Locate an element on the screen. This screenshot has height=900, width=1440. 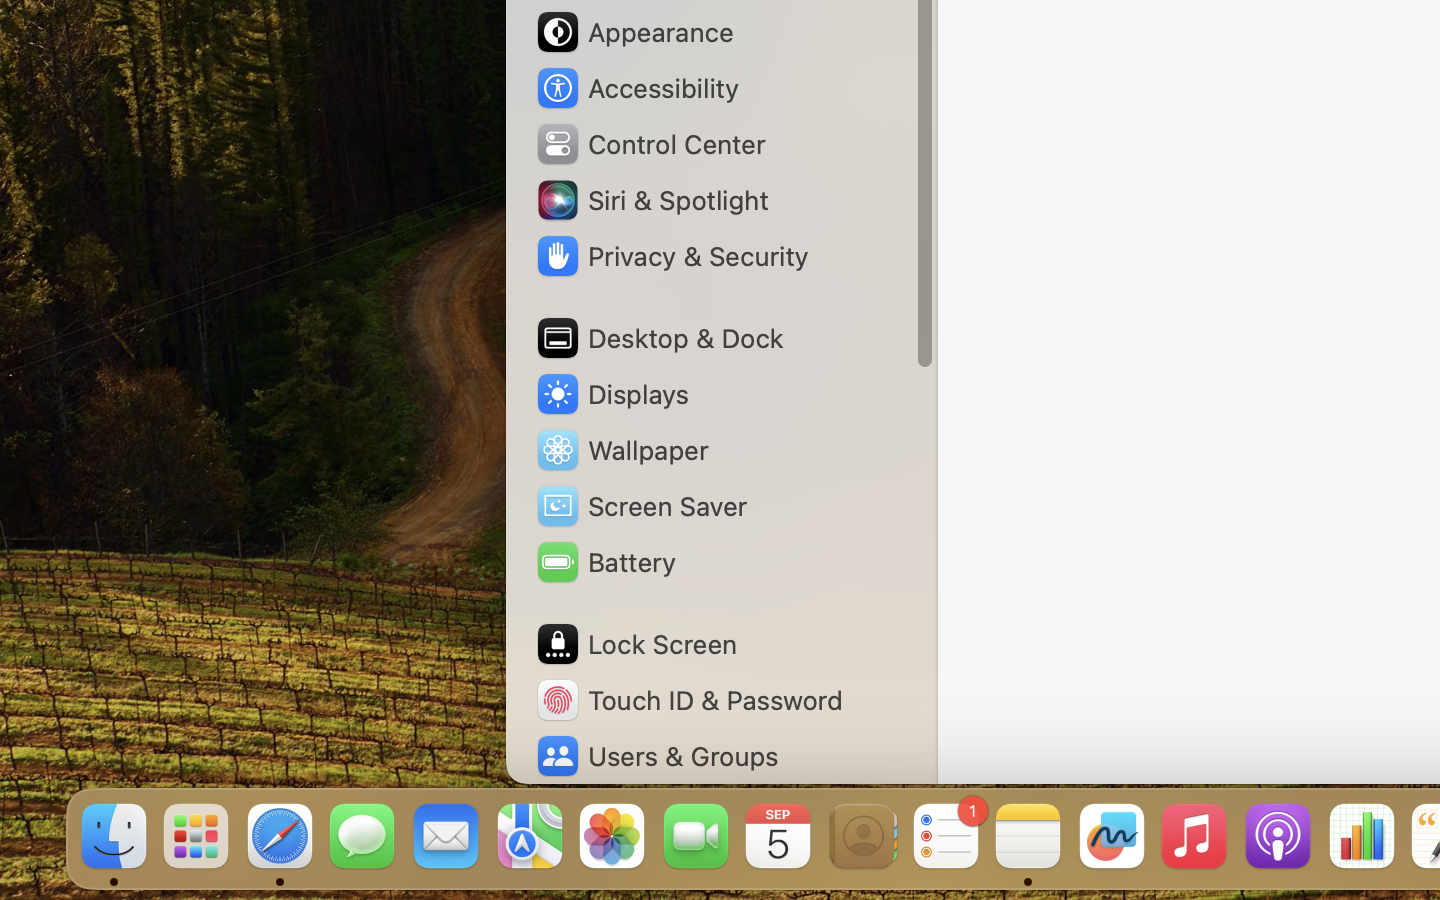
'Control Center' is located at coordinates (649, 144).